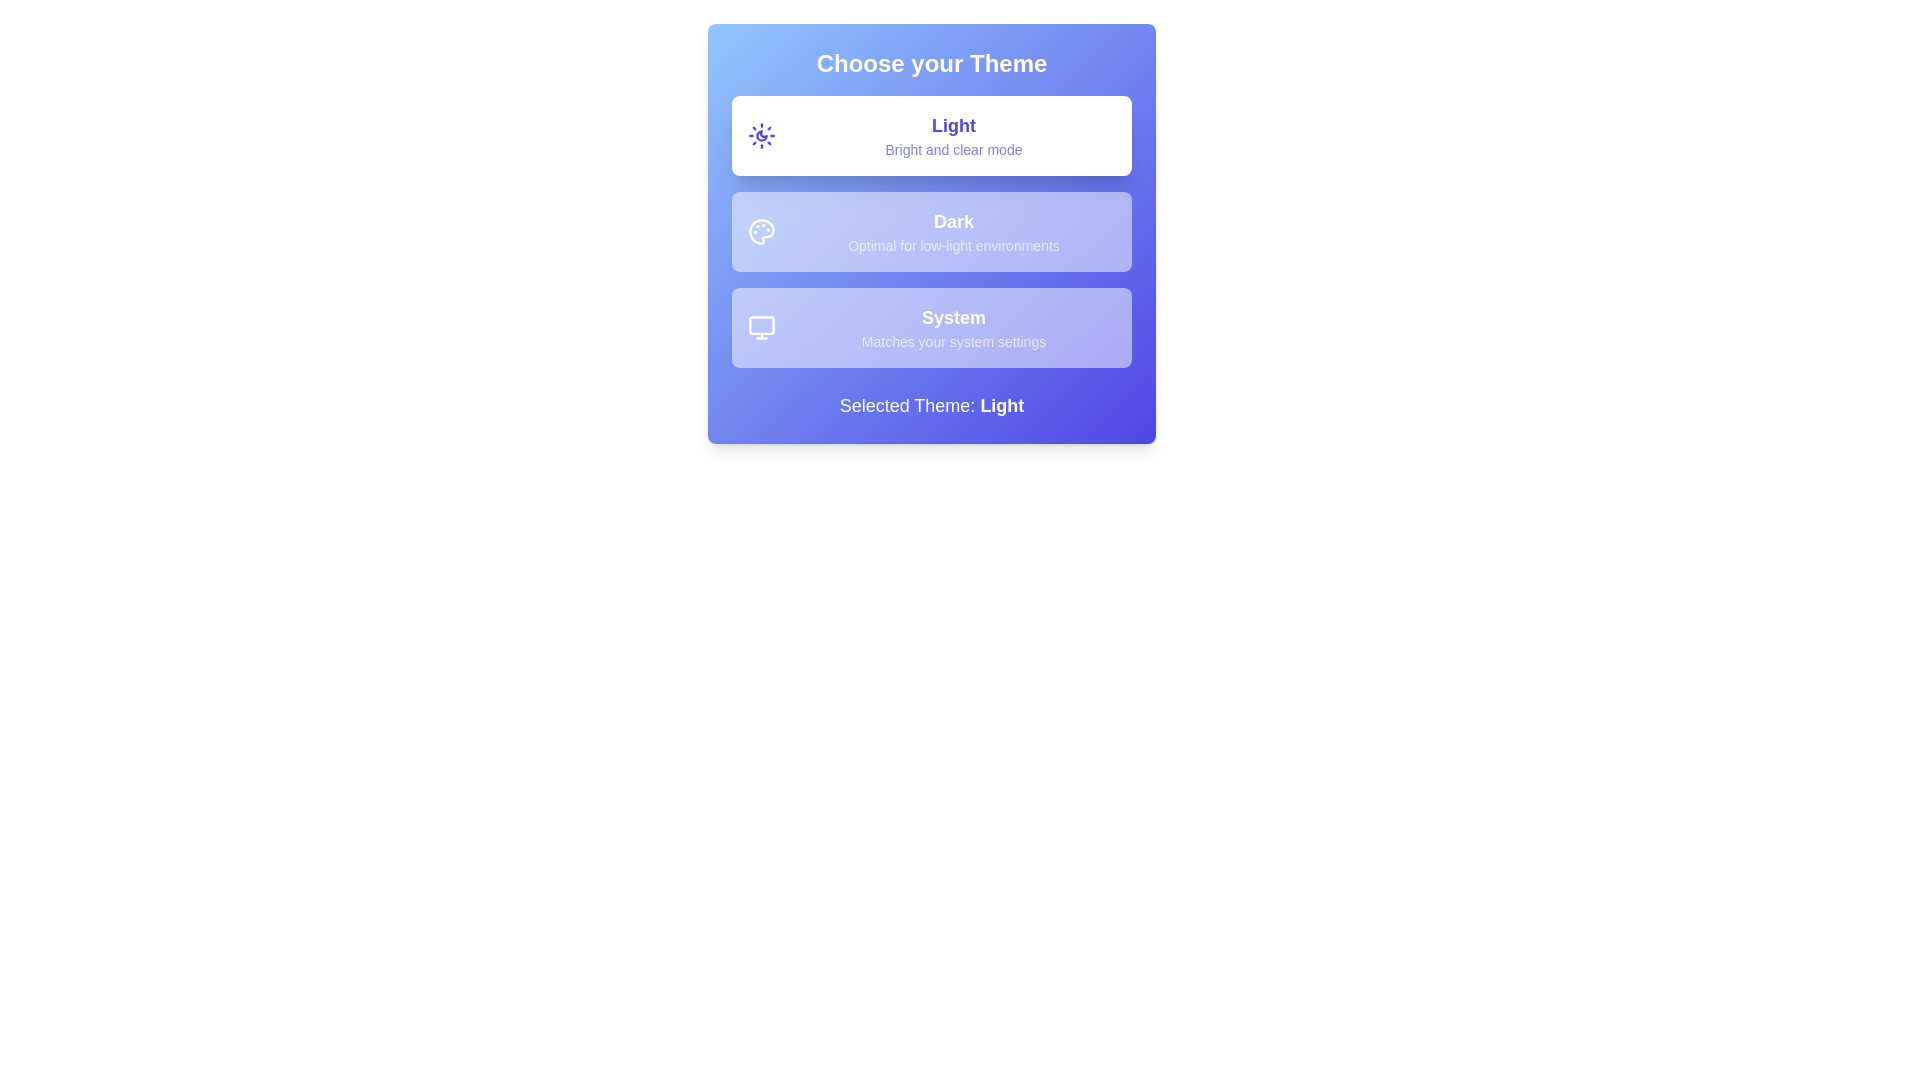  What do you see at coordinates (930, 326) in the screenshot?
I see `the theme System by clicking on its option` at bounding box center [930, 326].